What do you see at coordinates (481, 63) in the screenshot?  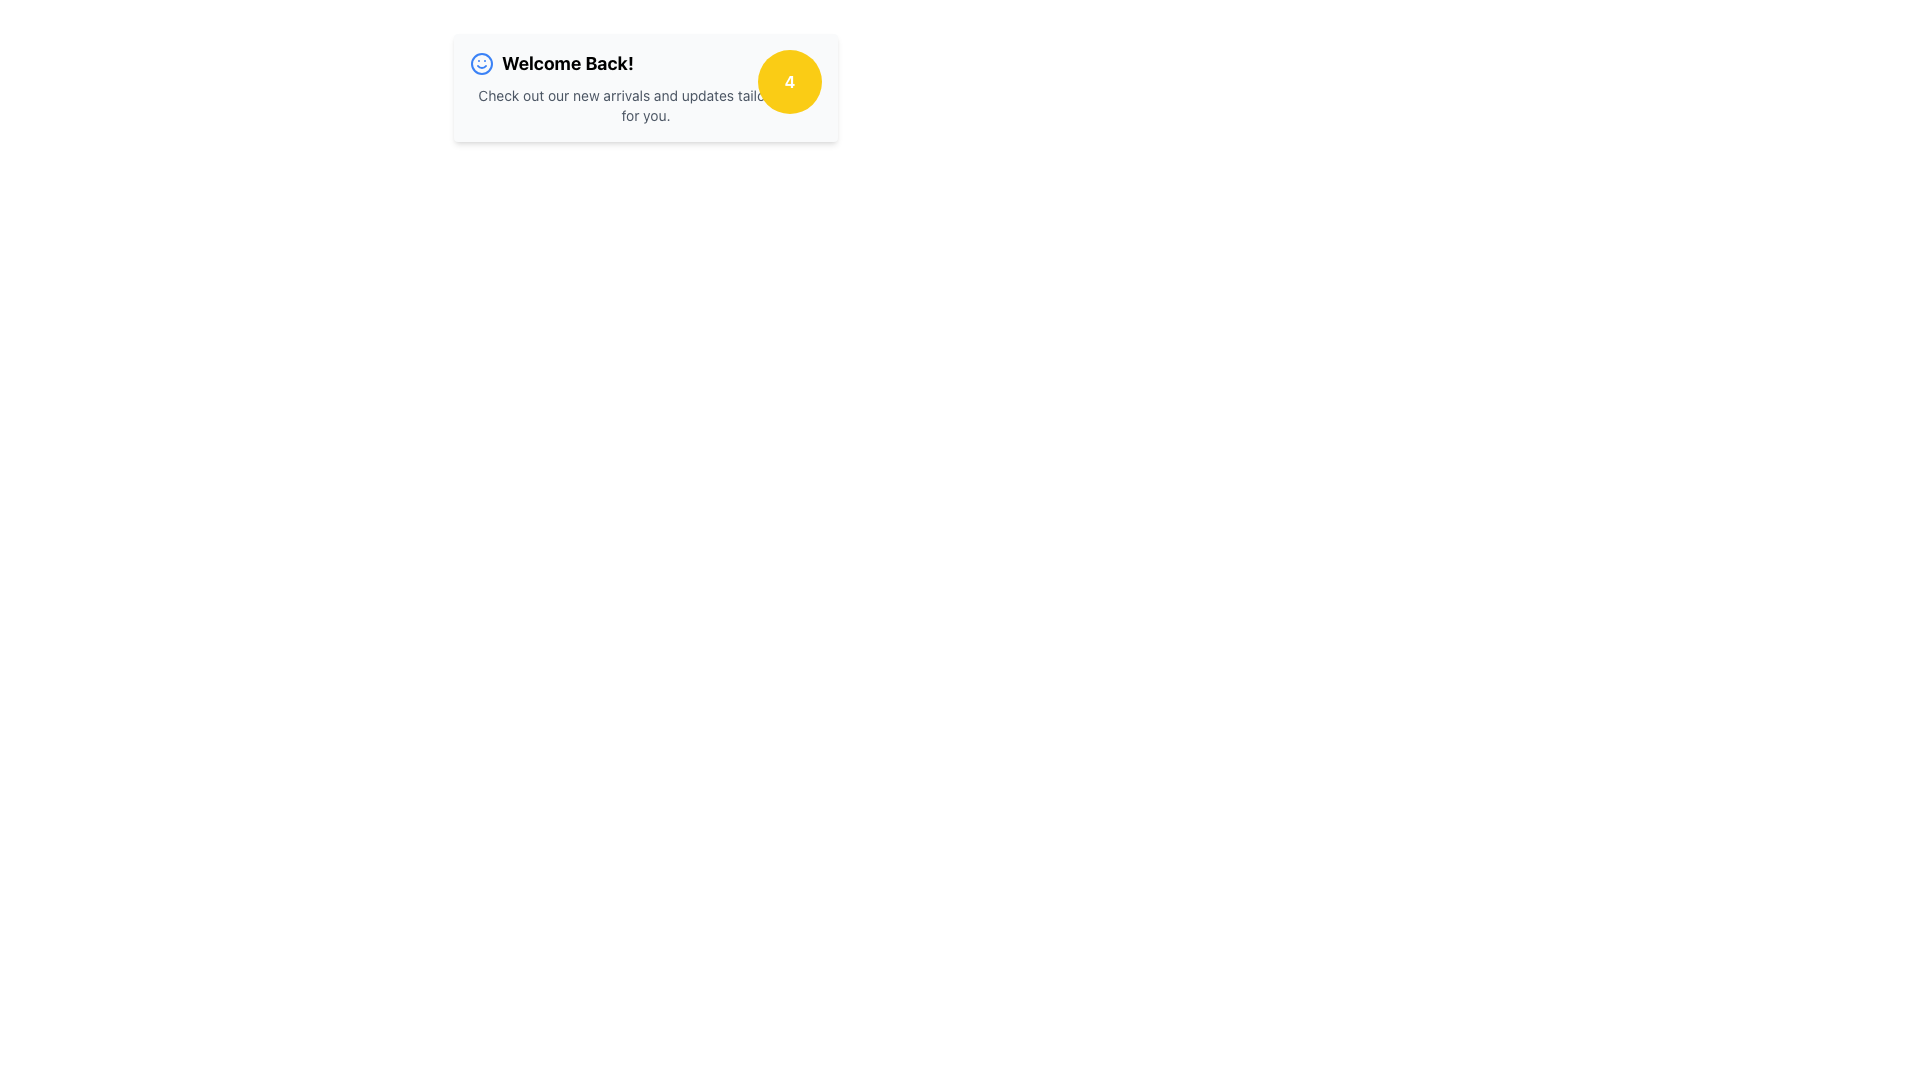 I see `the circular blue smiling face icon located at the left-most part of the horizontal layout bar, which is positioned to the left of the 'Welcome Back!' text` at bounding box center [481, 63].